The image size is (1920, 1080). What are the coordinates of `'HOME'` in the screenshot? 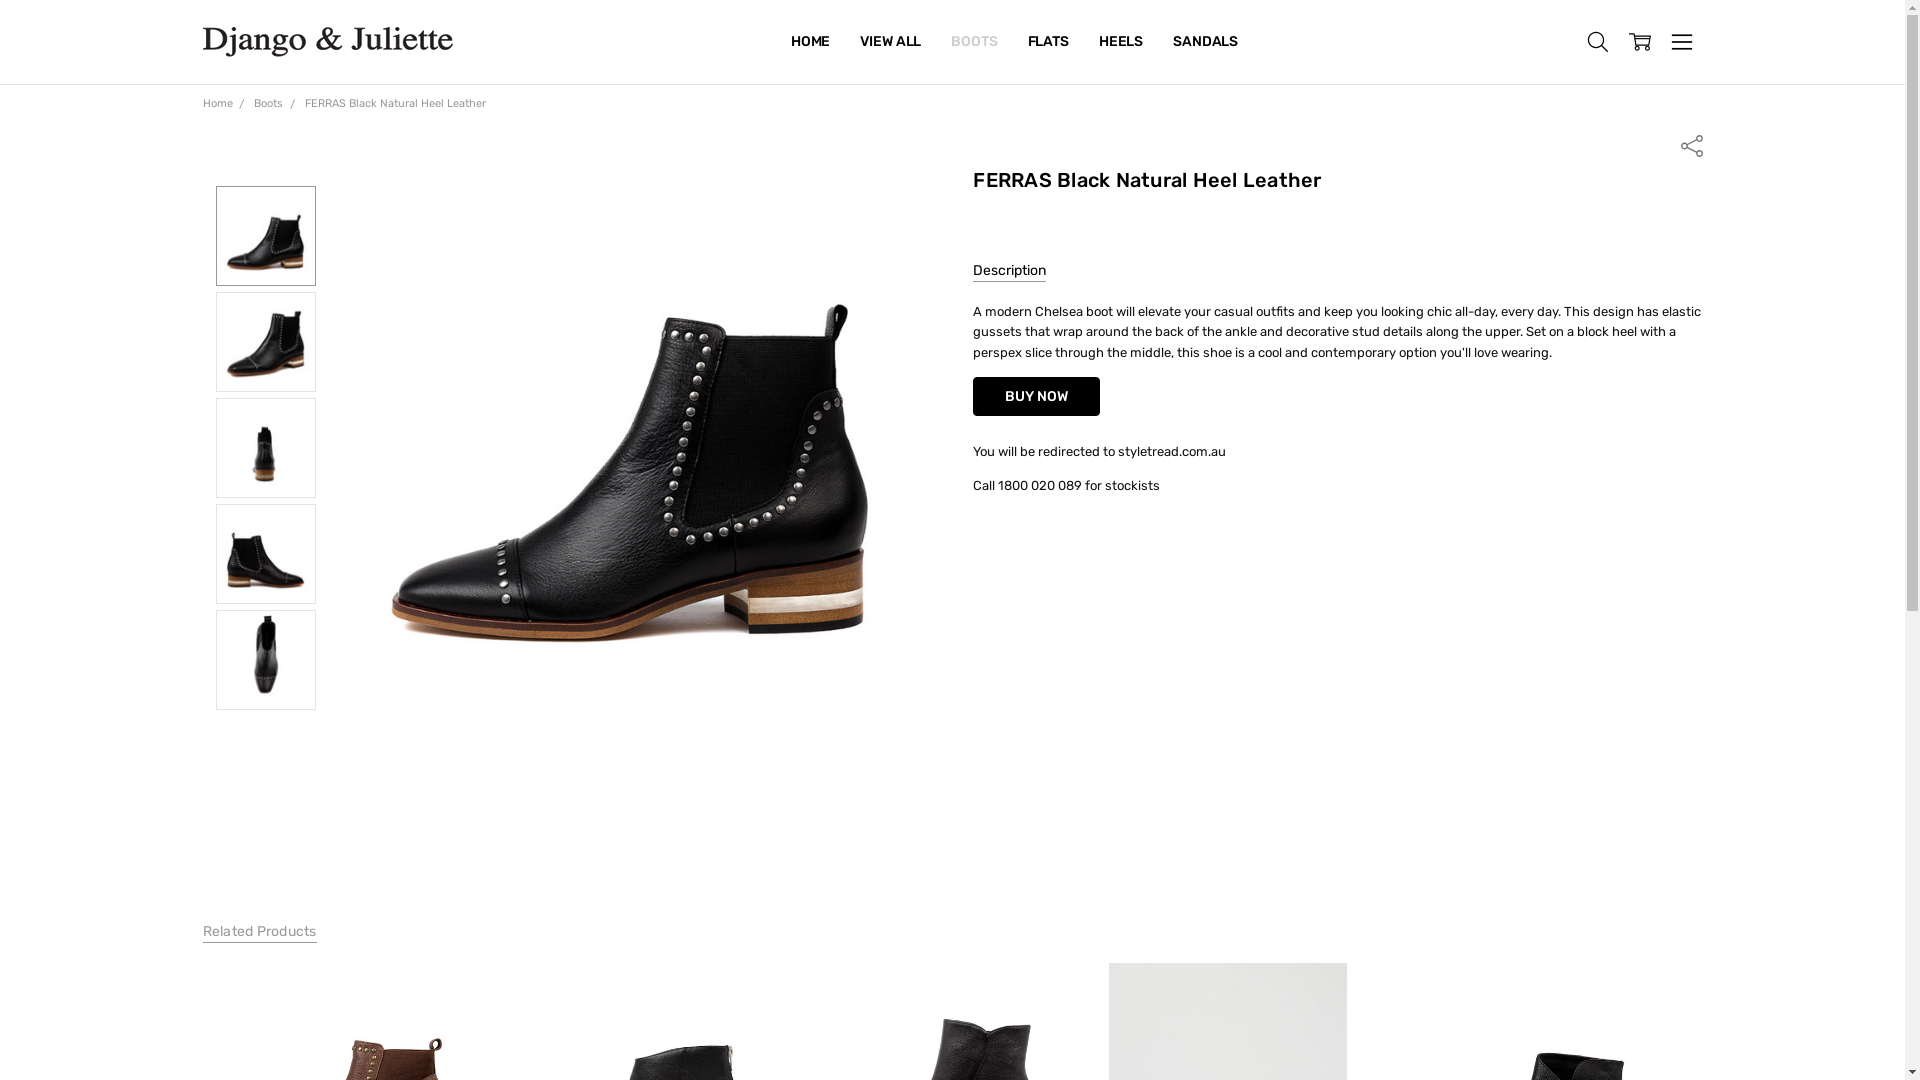 It's located at (810, 42).